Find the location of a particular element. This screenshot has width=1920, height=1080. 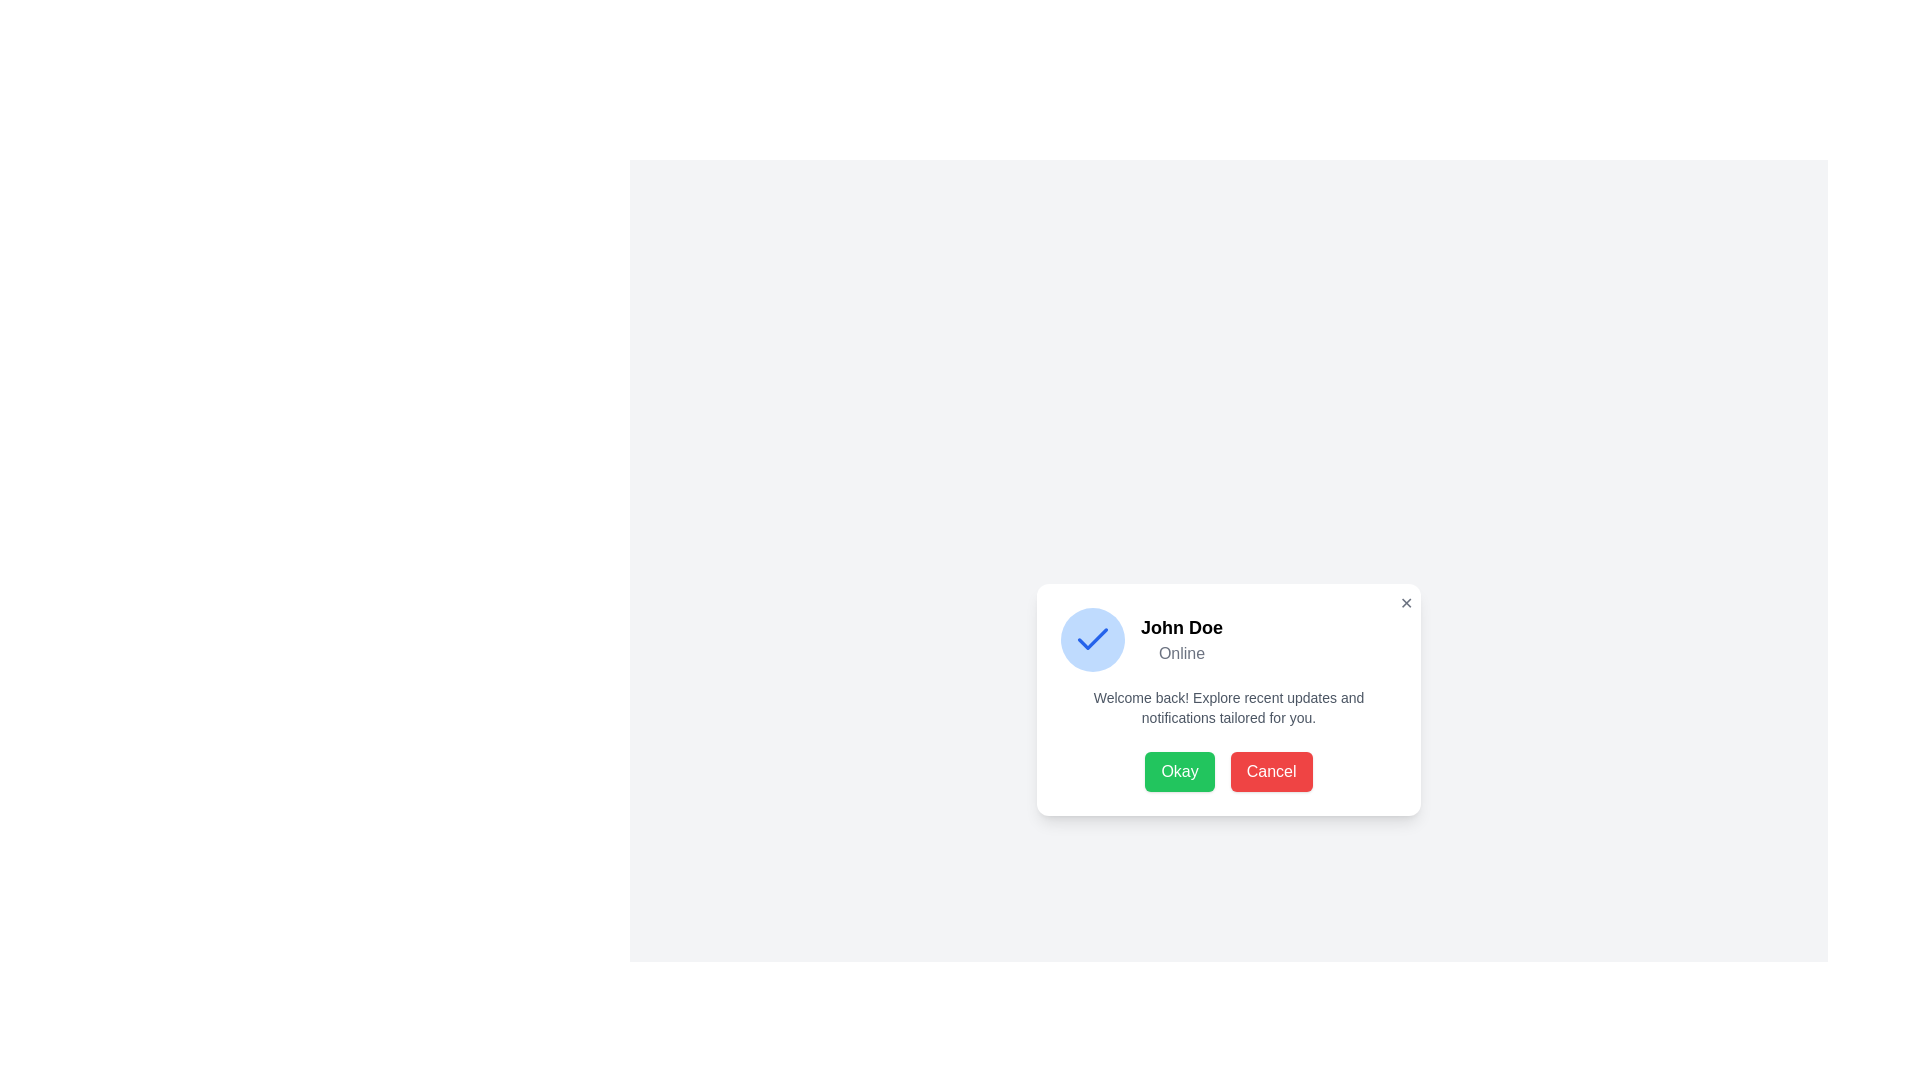

the 'Cancel' button located in the lower portion of the modal window, which is the second button to the right of the green 'Okay' button is located at coordinates (1270, 770).